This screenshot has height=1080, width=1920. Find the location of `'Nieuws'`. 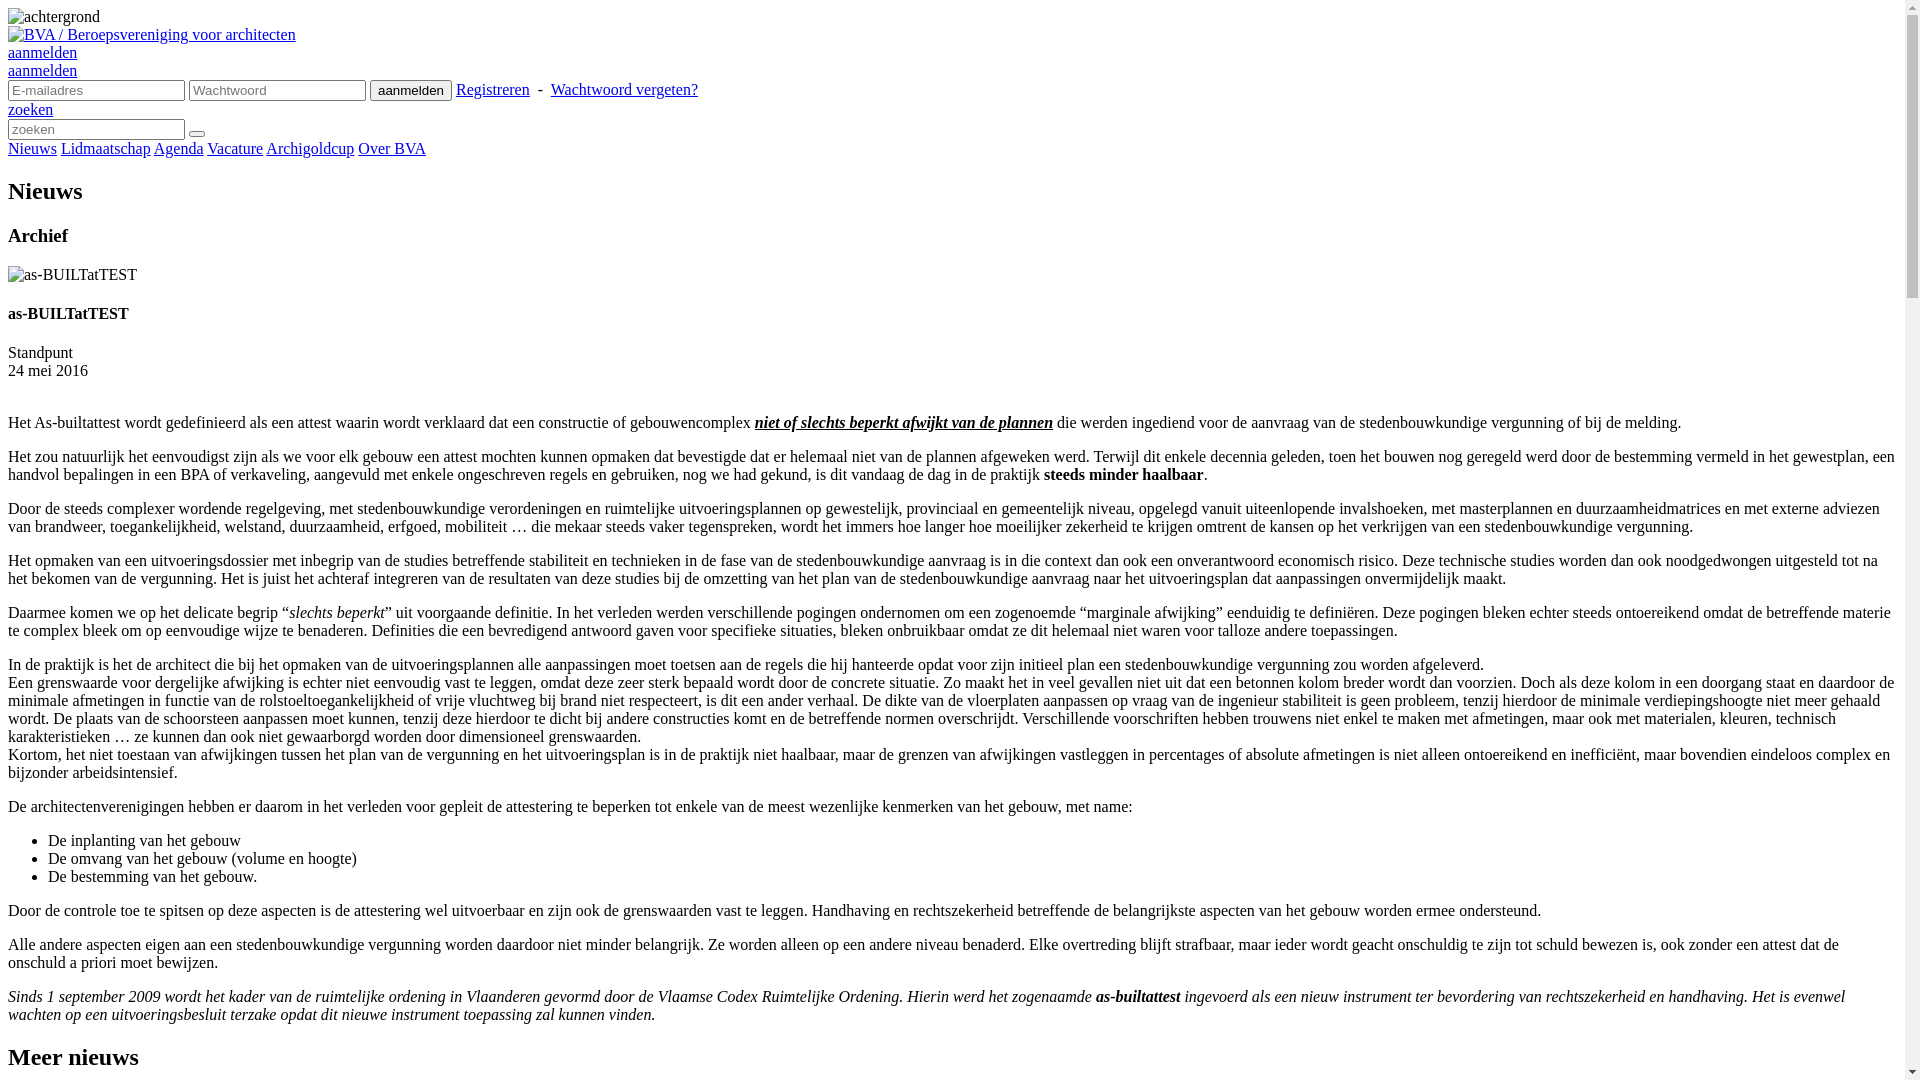

'Nieuws' is located at coordinates (32, 147).